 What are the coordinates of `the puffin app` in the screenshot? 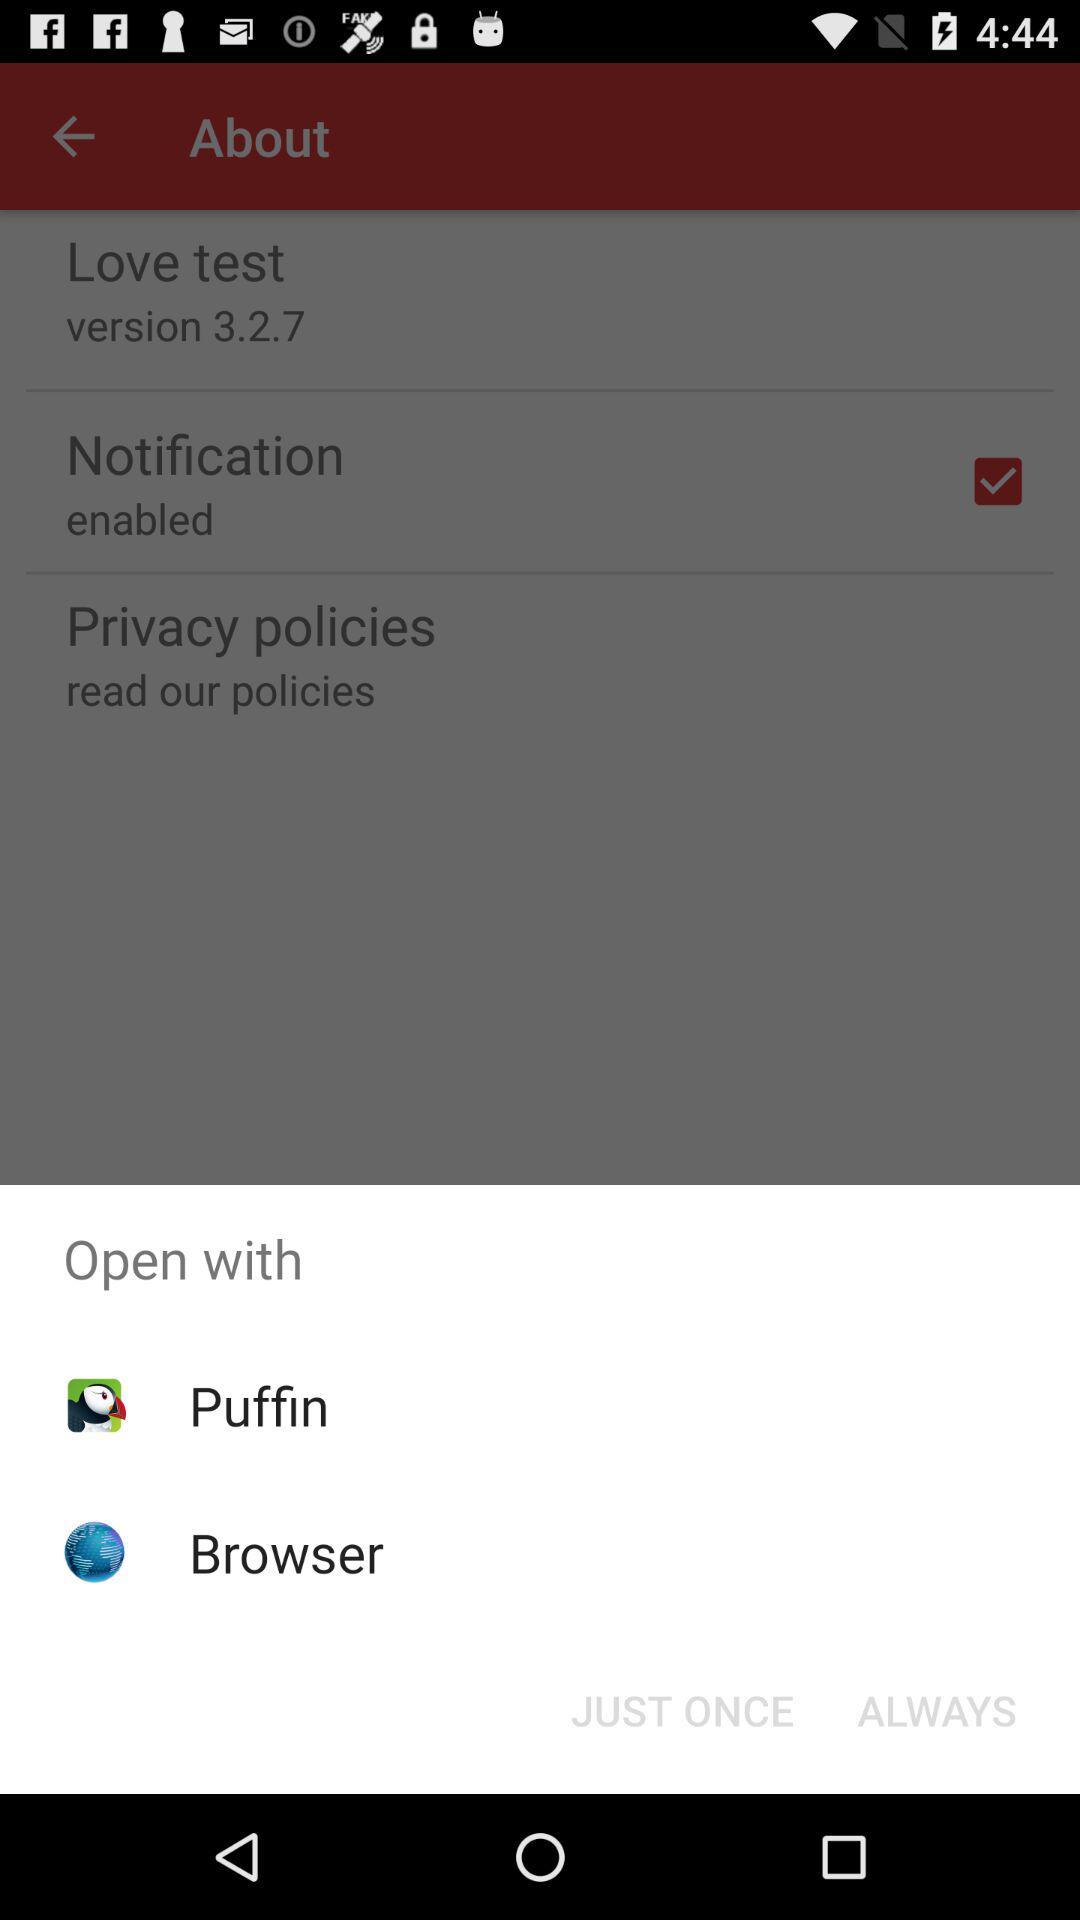 It's located at (258, 1404).